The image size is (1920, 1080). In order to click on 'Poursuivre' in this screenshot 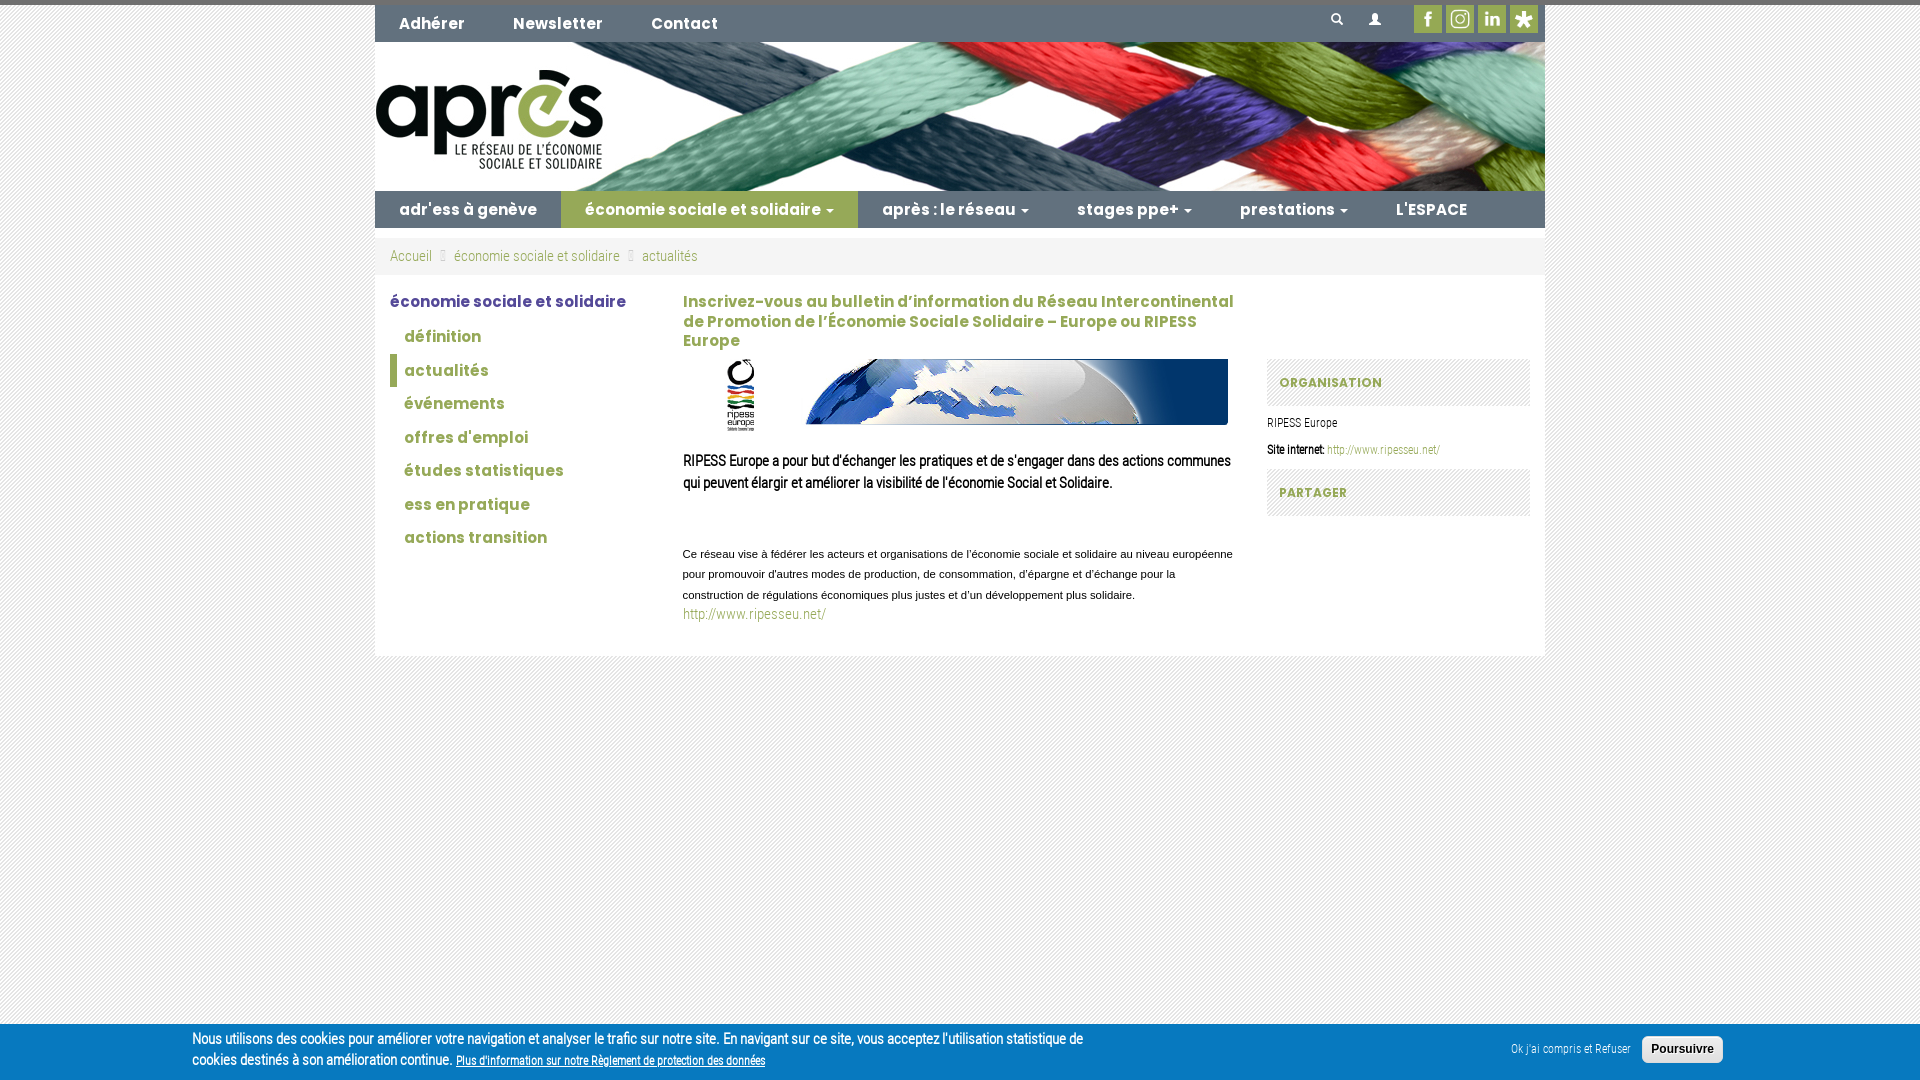, I will do `click(1641, 1048)`.